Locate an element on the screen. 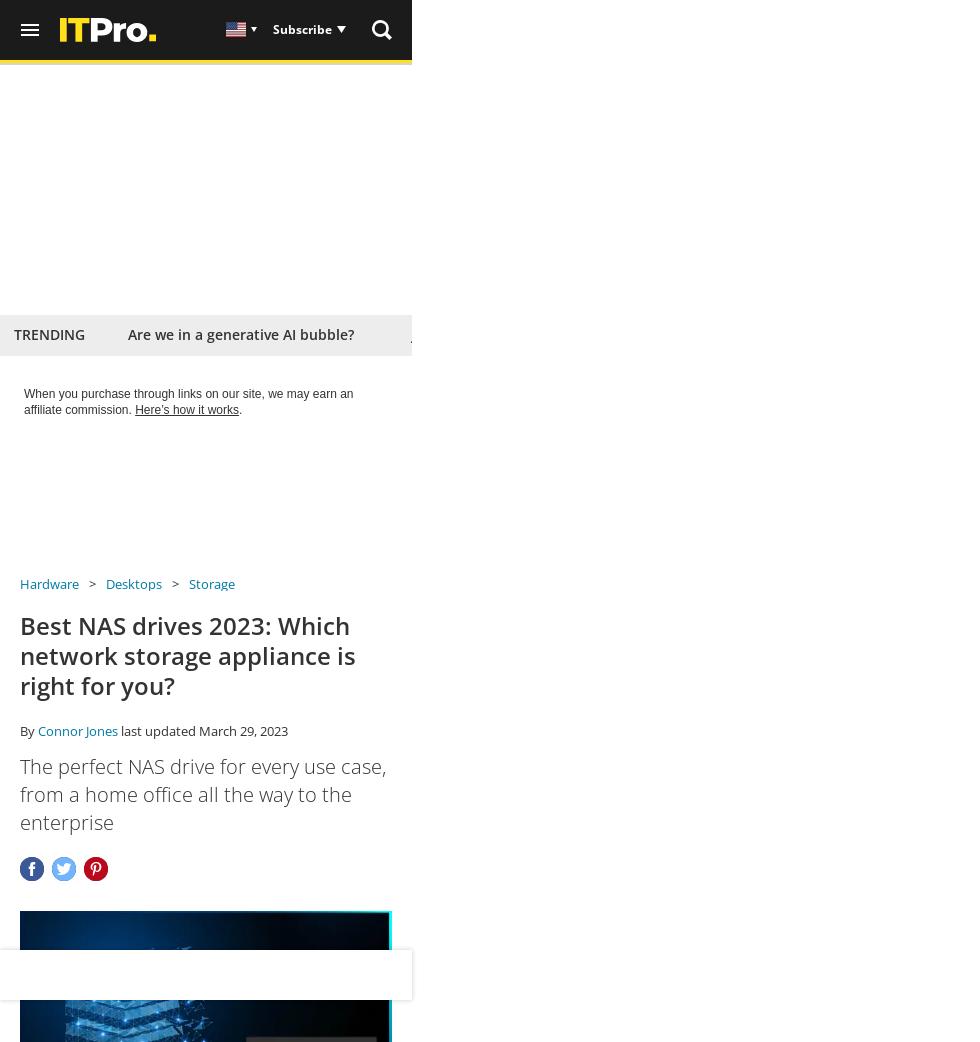 This screenshot has height=1042, width=980. 'Trending' is located at coordinates (49, 334).